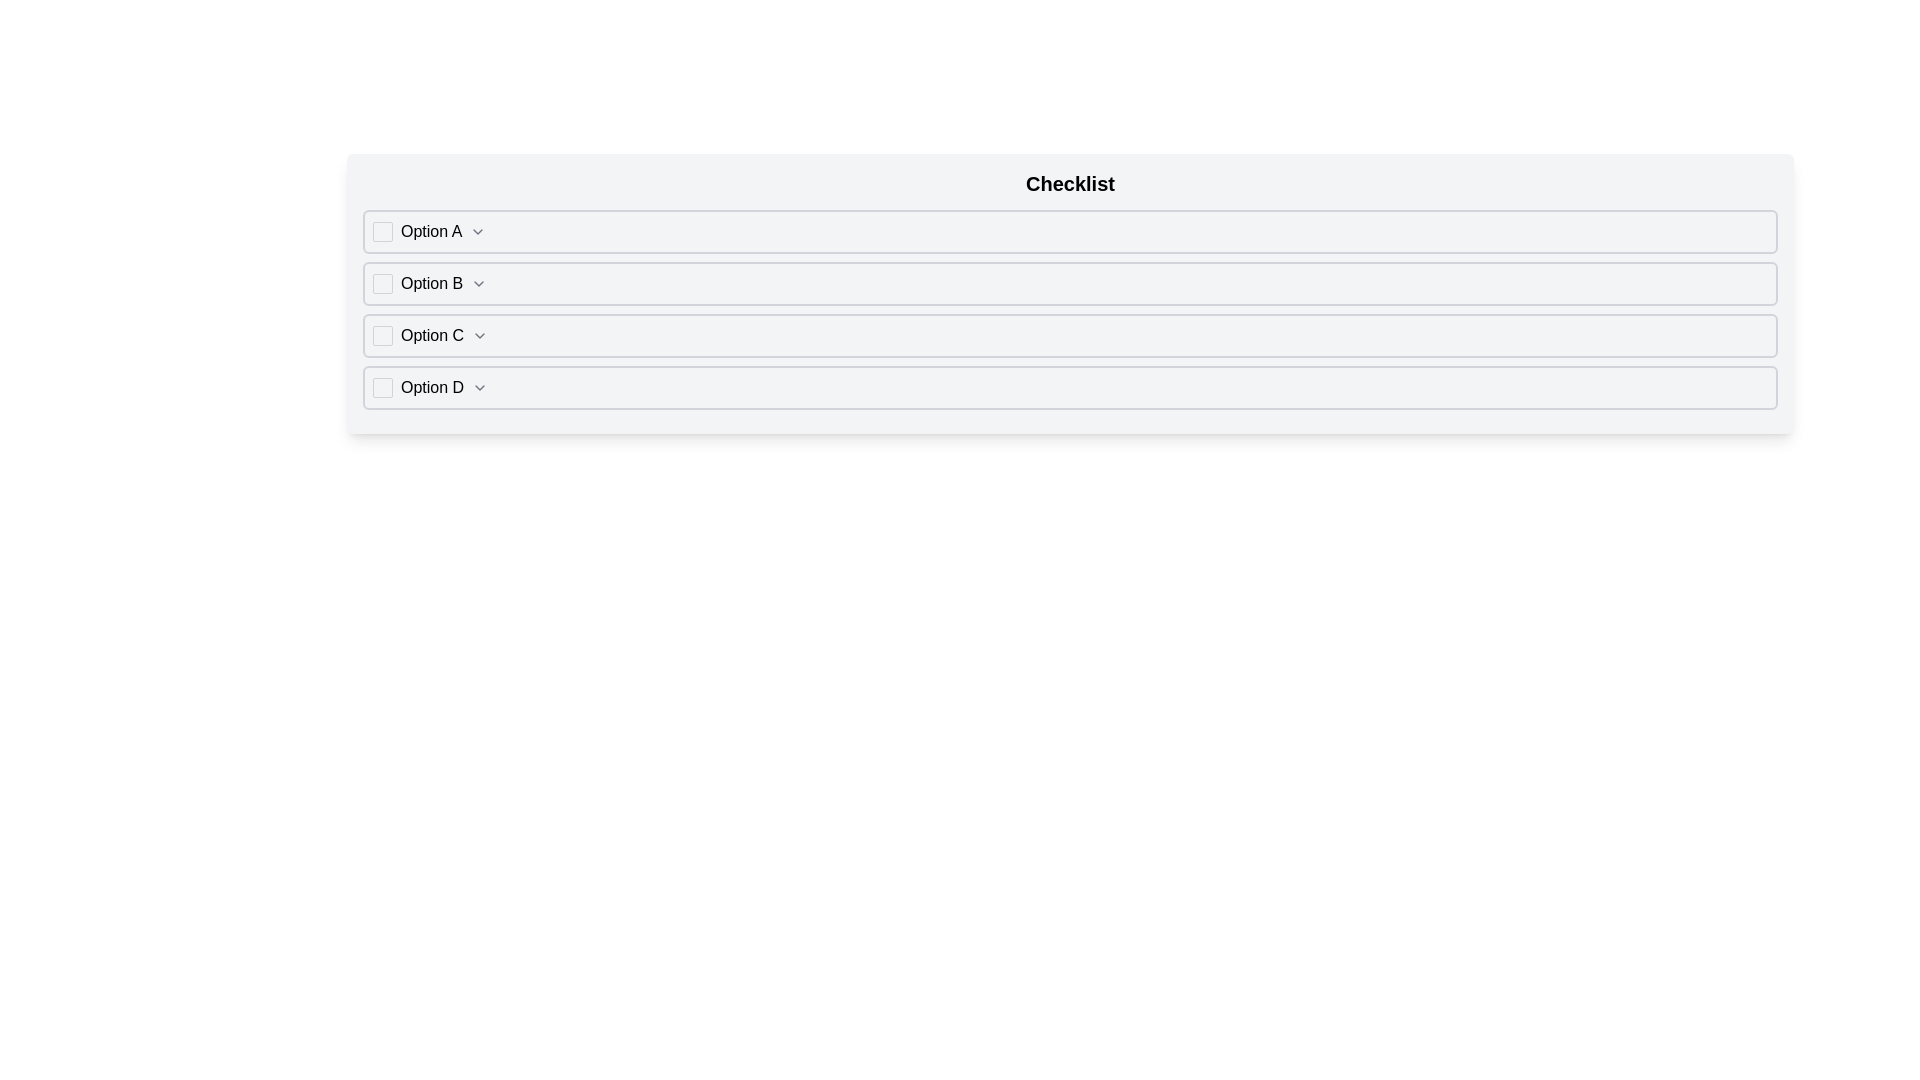 Image resolution: width=1920 pixels, height=1080 pixels. Describe the element at coordinates (480, 334) in the screenshot. I see `the downward-chevron icon located in the 'Option C' row` at that location.